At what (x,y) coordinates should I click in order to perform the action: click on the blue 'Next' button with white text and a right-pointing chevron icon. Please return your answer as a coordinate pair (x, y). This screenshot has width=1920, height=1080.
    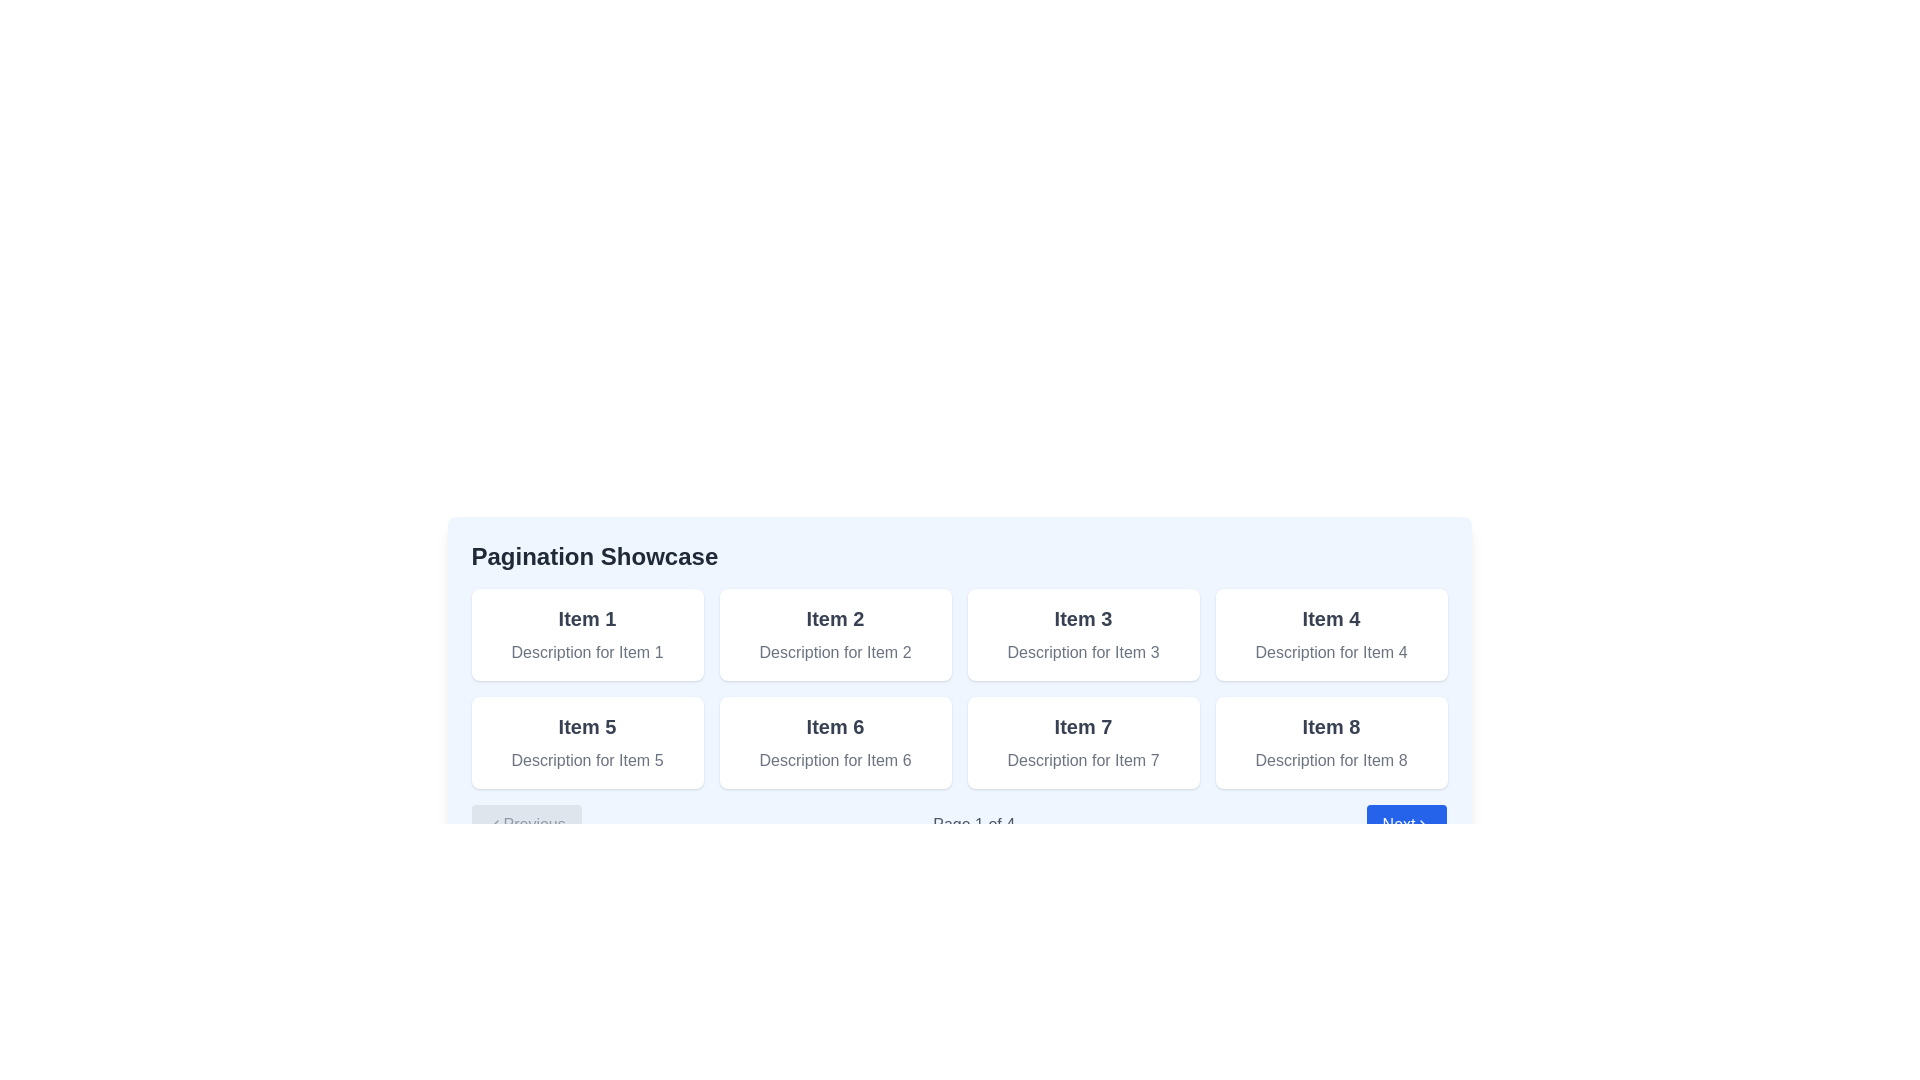
    Looking at the image, I should click on (1405, 825).